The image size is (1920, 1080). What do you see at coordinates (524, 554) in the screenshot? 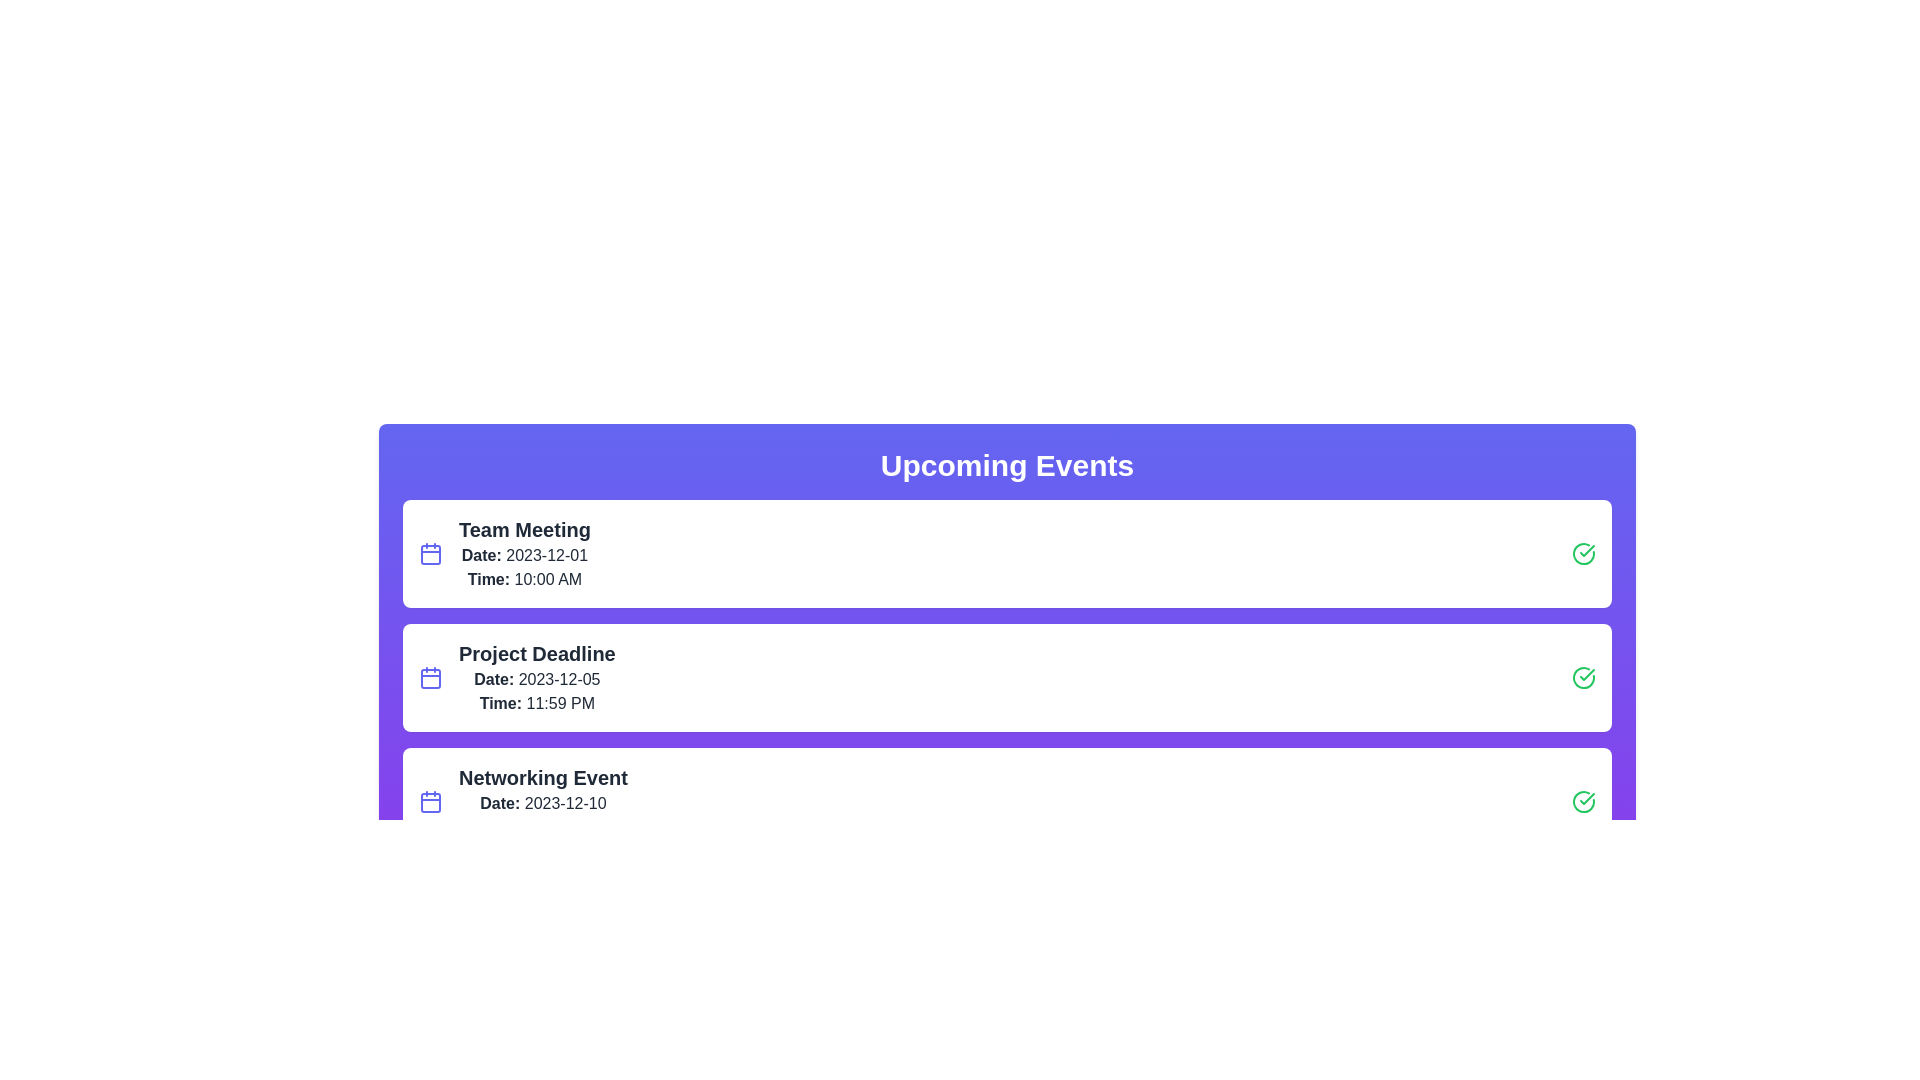
I see `the static informational text block displaying 'Team Meeting', which includes the date and time details` at bounding box center [524, 554].